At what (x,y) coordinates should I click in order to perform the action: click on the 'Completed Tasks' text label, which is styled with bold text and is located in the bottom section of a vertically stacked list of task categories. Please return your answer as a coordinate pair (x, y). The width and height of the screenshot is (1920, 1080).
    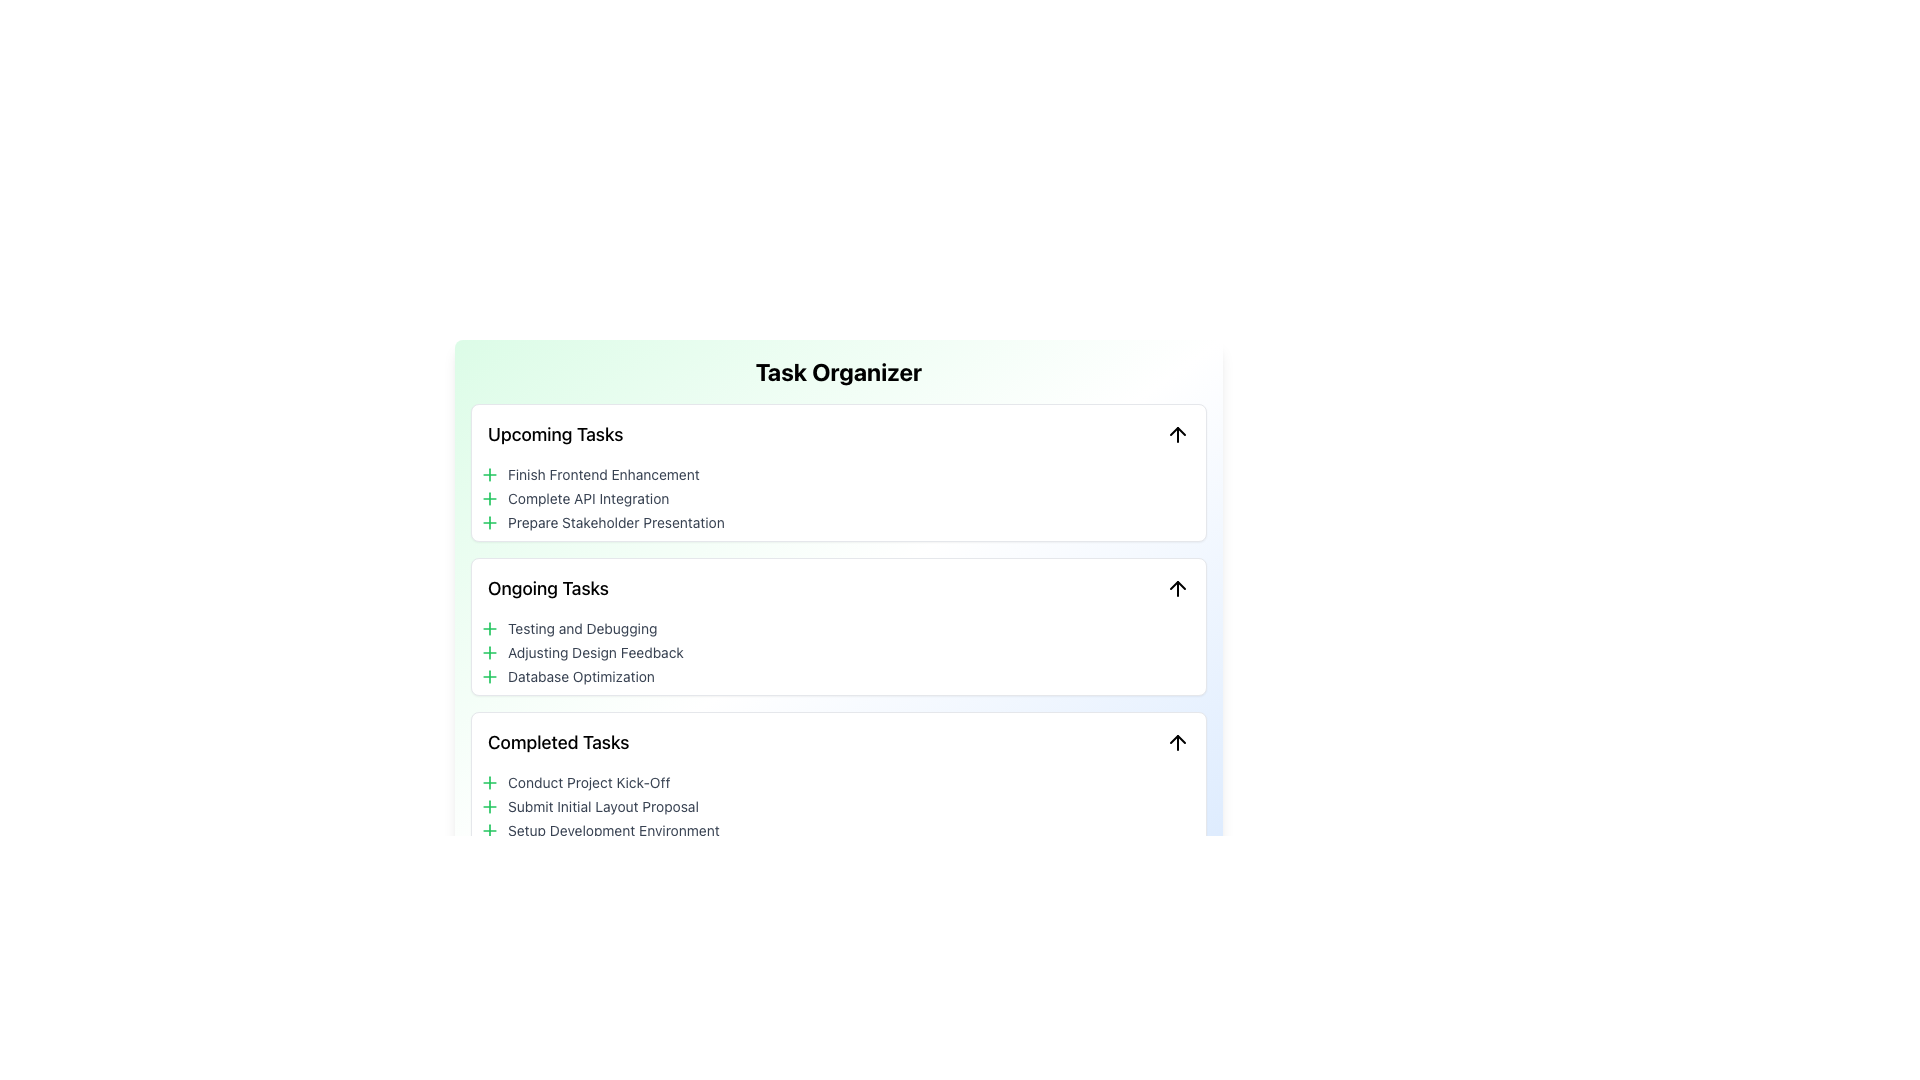
    Looking at the image, I should click on (558, 743).